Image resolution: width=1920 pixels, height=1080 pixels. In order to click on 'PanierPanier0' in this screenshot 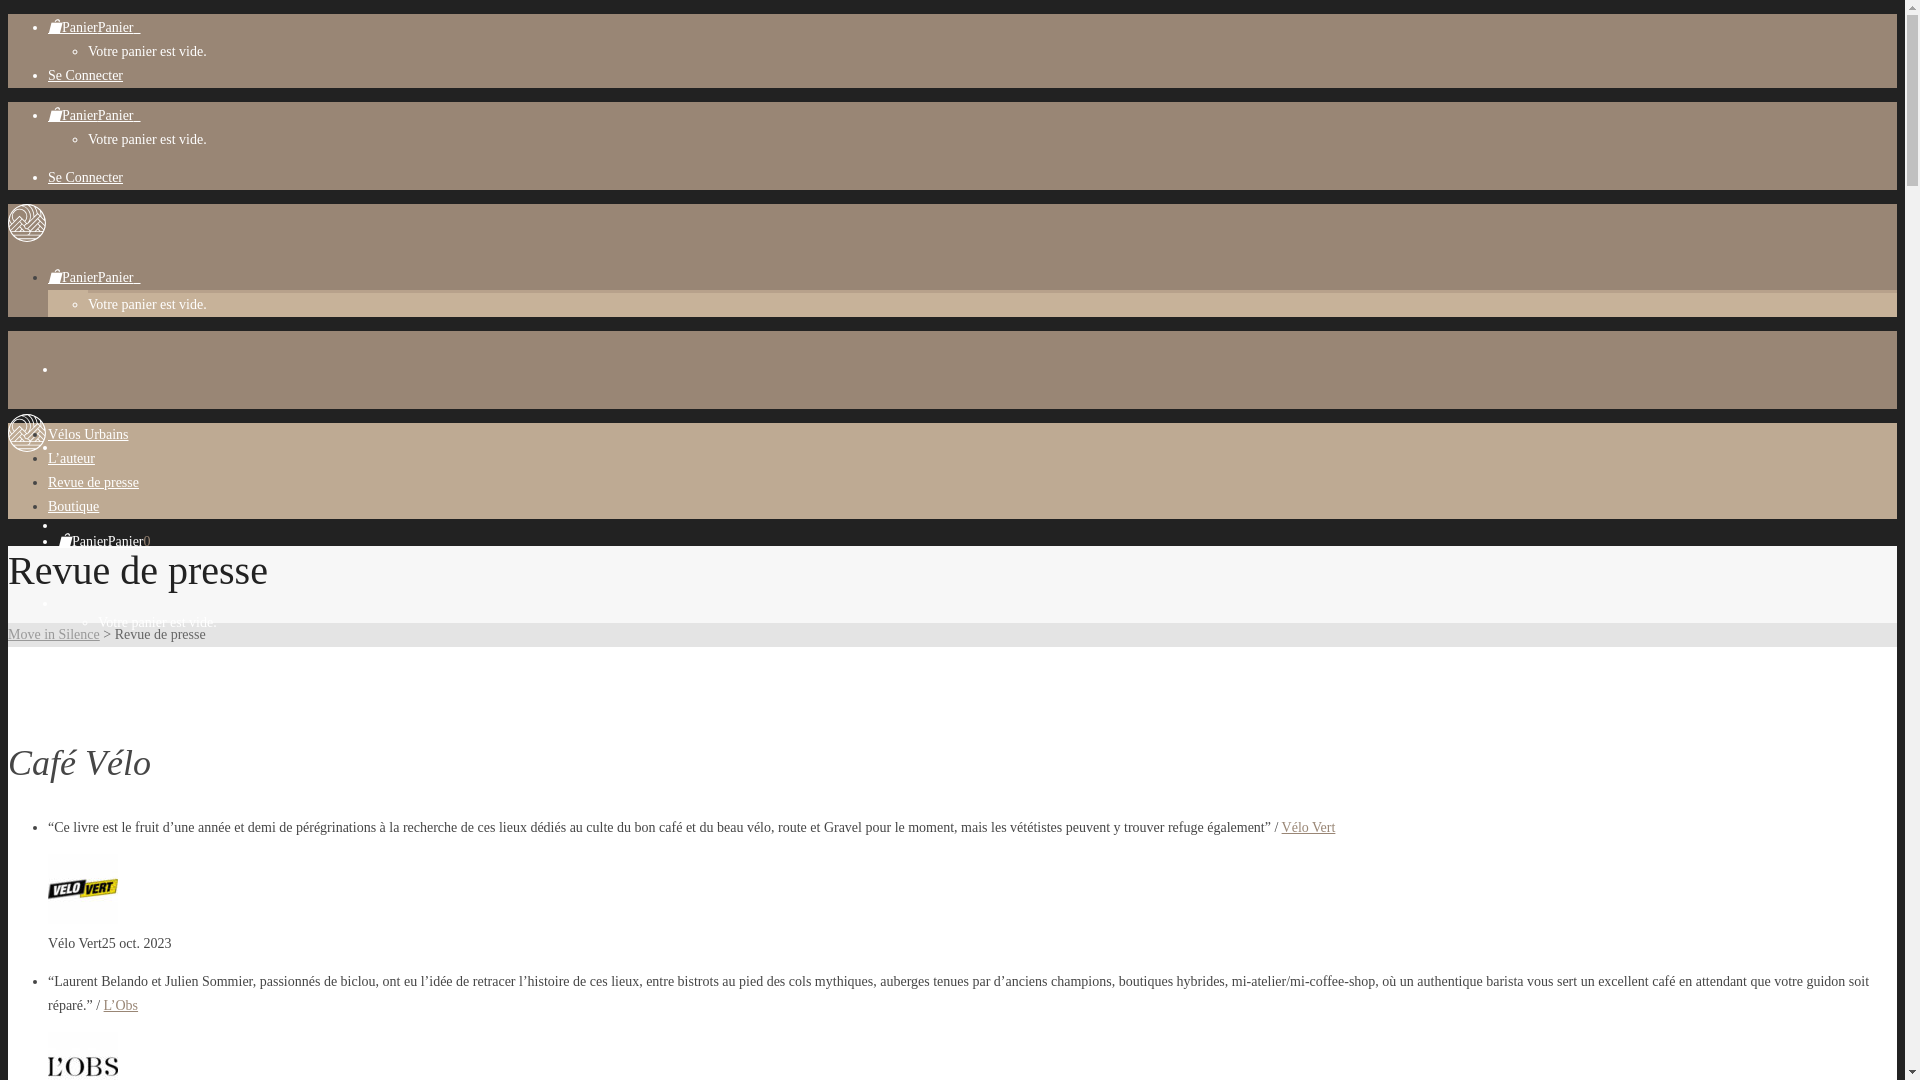, I will do `click(93, 27)`.